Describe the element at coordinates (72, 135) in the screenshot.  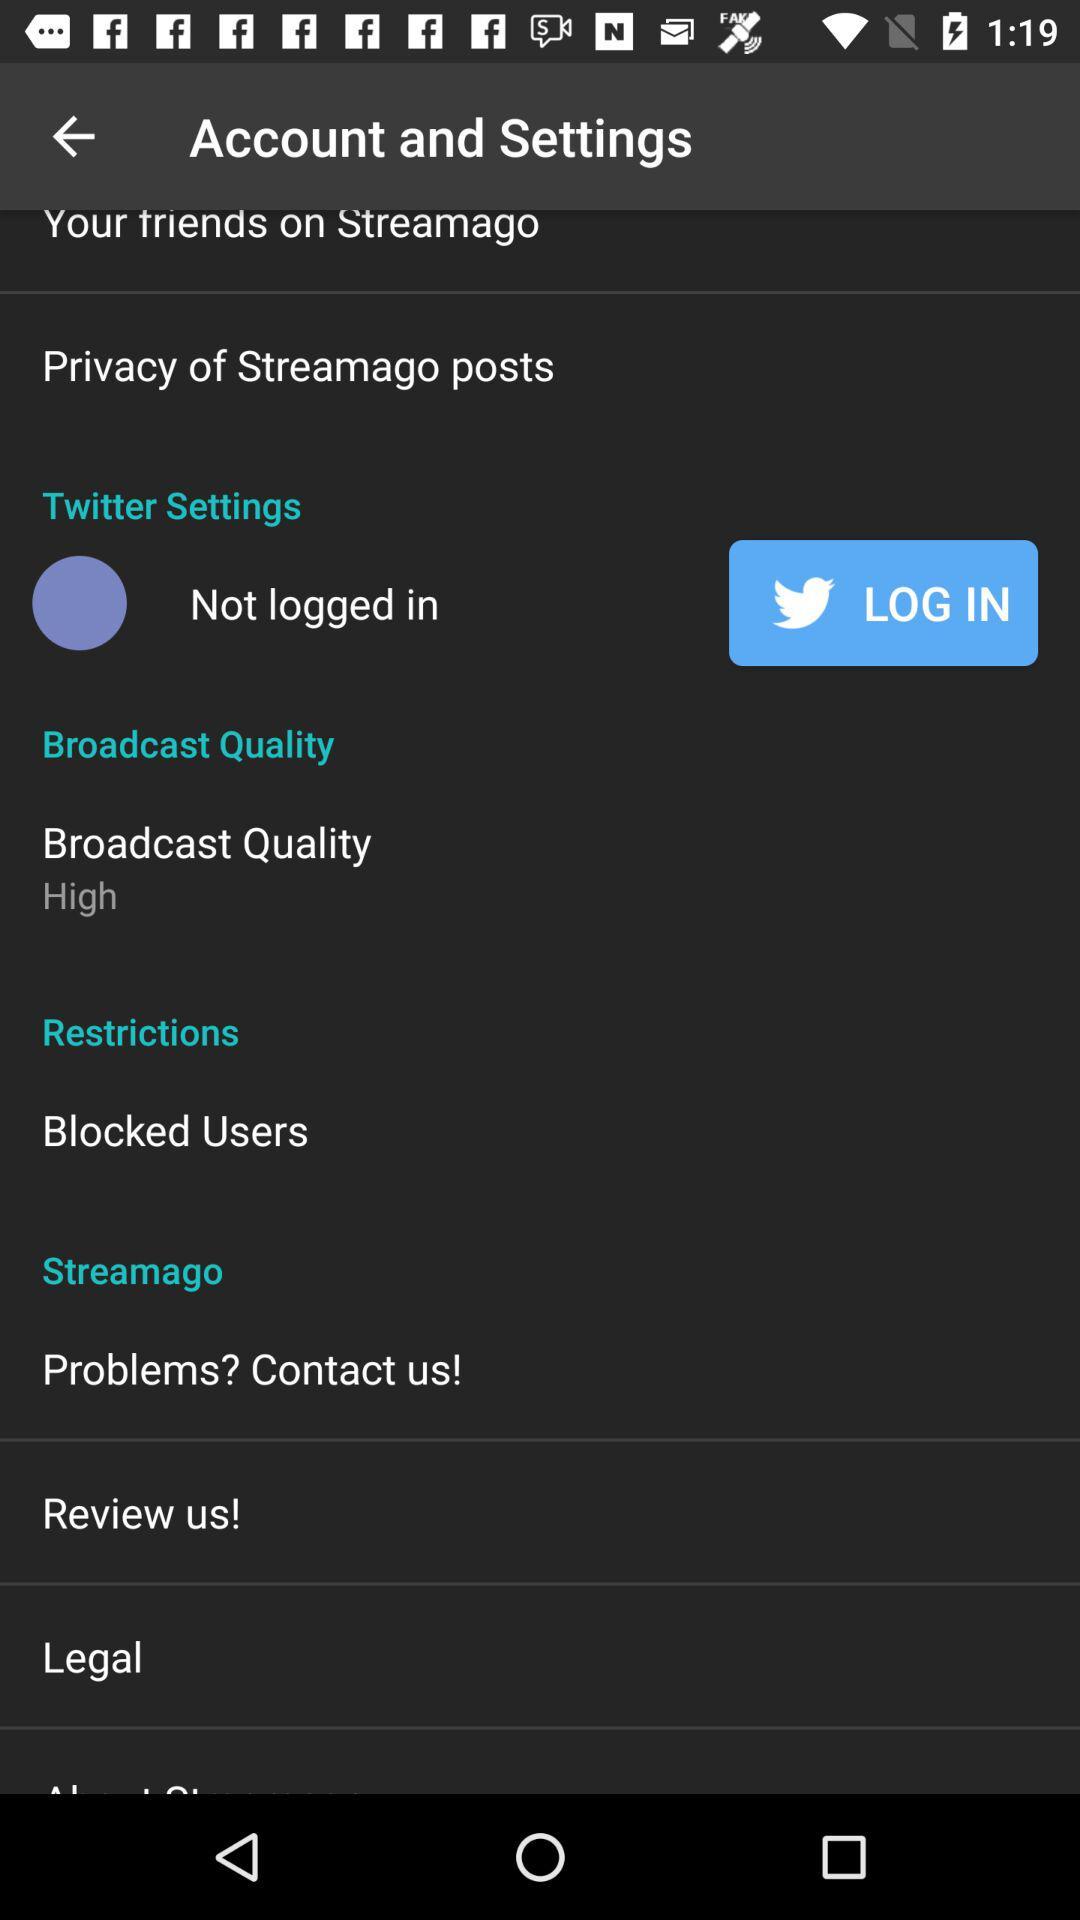
I see `the item to the left of account and settings icon` at that location.